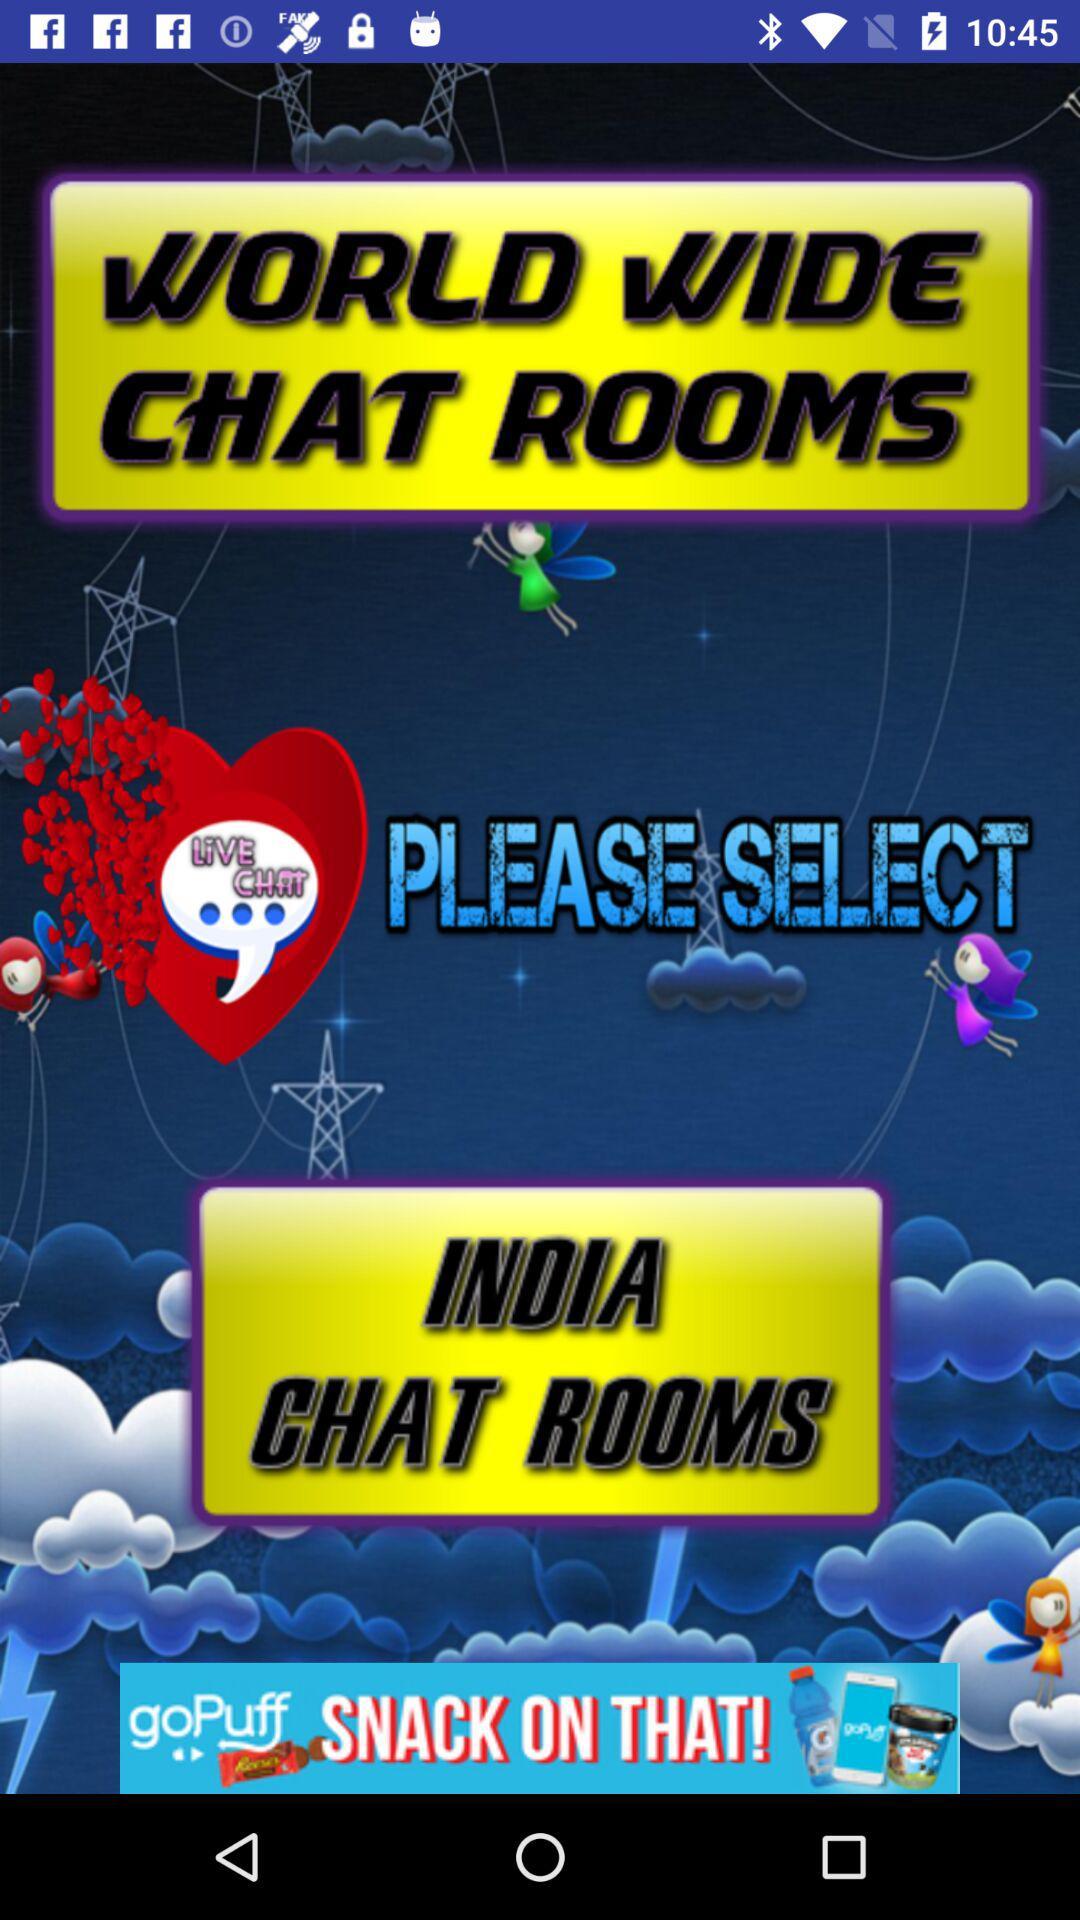  What do you see at coordinates (540, 299) in the screenshot?
I see `advertisement page` at bounding box center [540, 299].